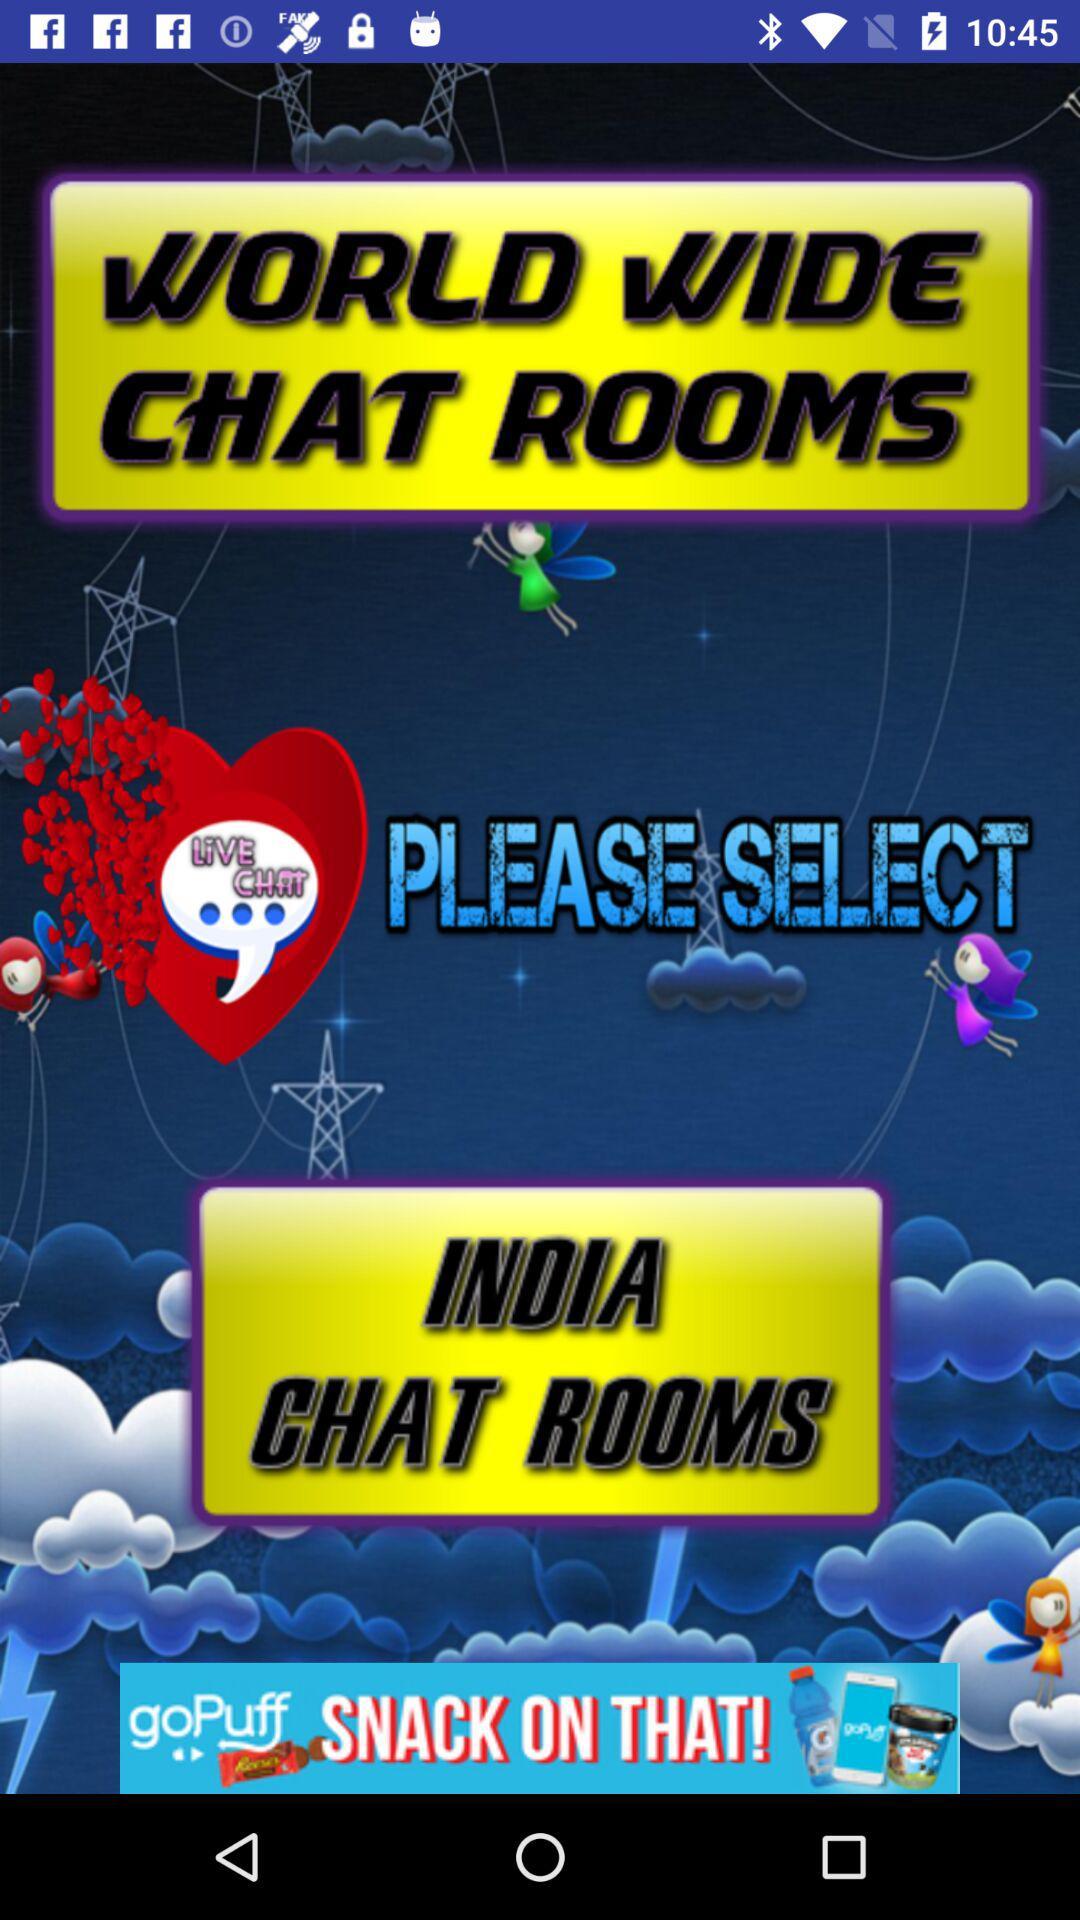  What do you see at coordinates (540, 299) in the screenshot?
I see `advertisement page` at bounding box center [540, 299].